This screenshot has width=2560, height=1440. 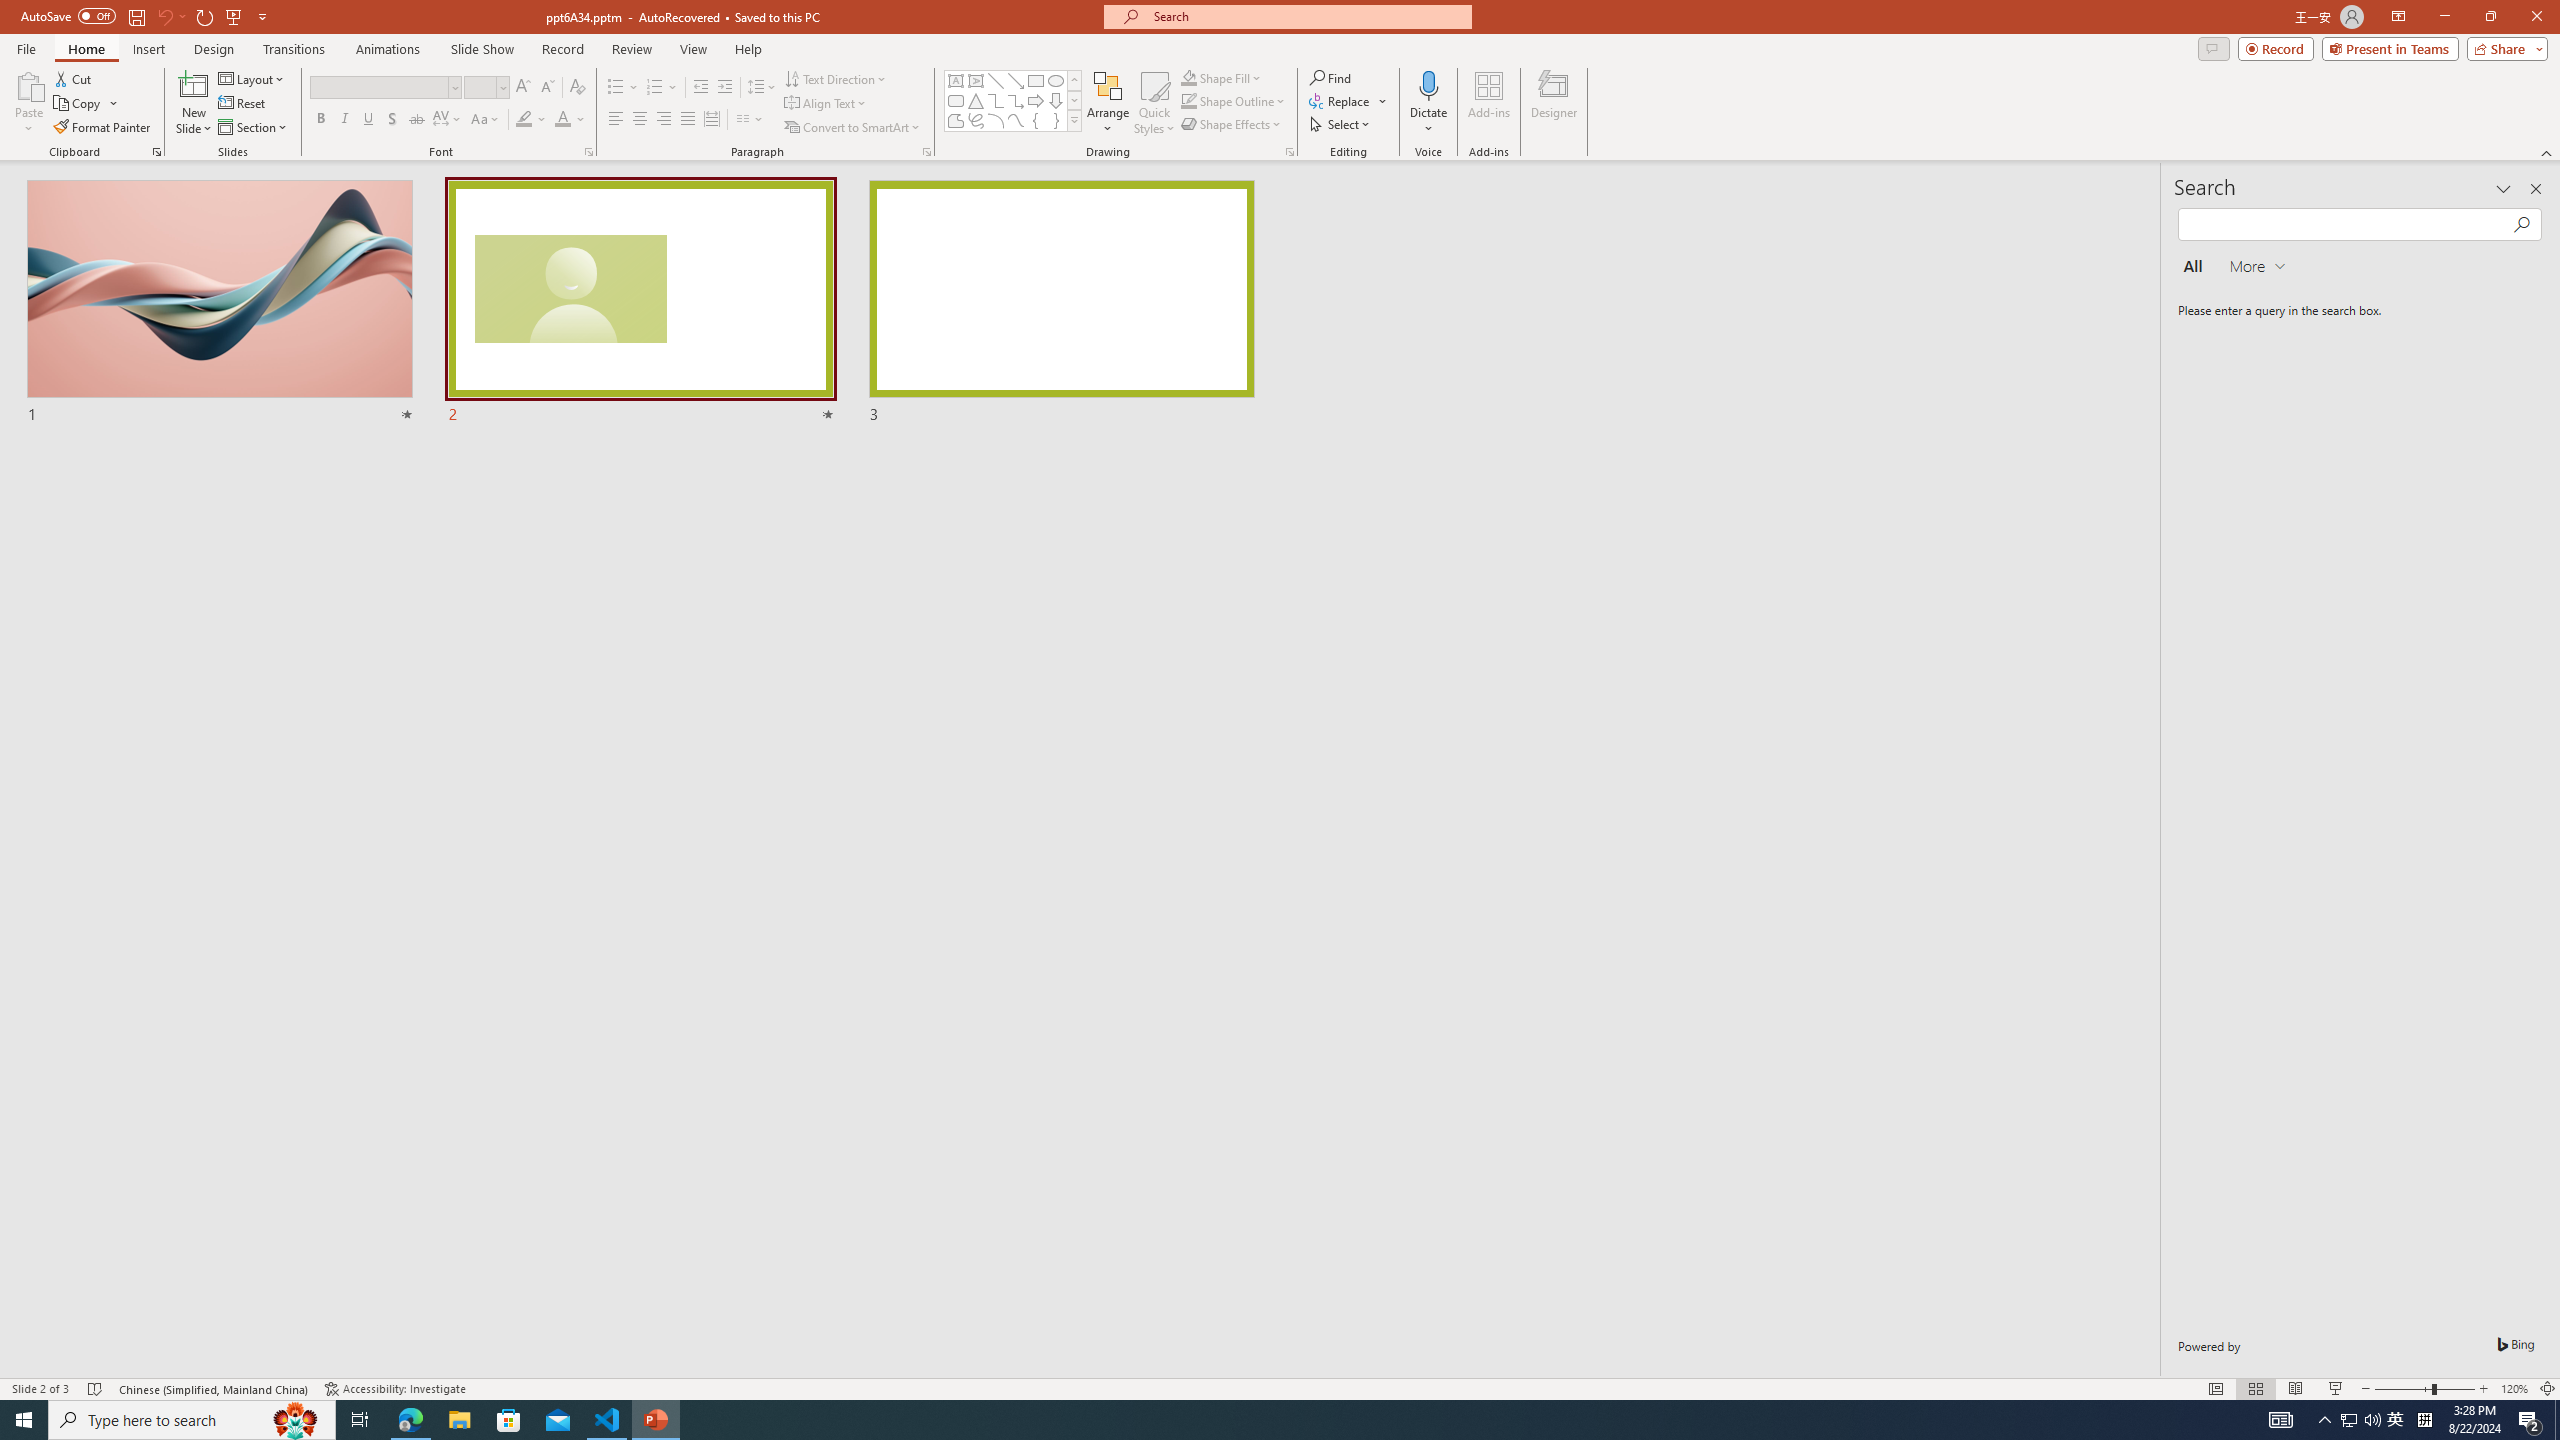 What do you see at coordinates (2515, 1389) in the screenshot?
I see `'Zoom 120%'` at bounding box center [2515, 1389].